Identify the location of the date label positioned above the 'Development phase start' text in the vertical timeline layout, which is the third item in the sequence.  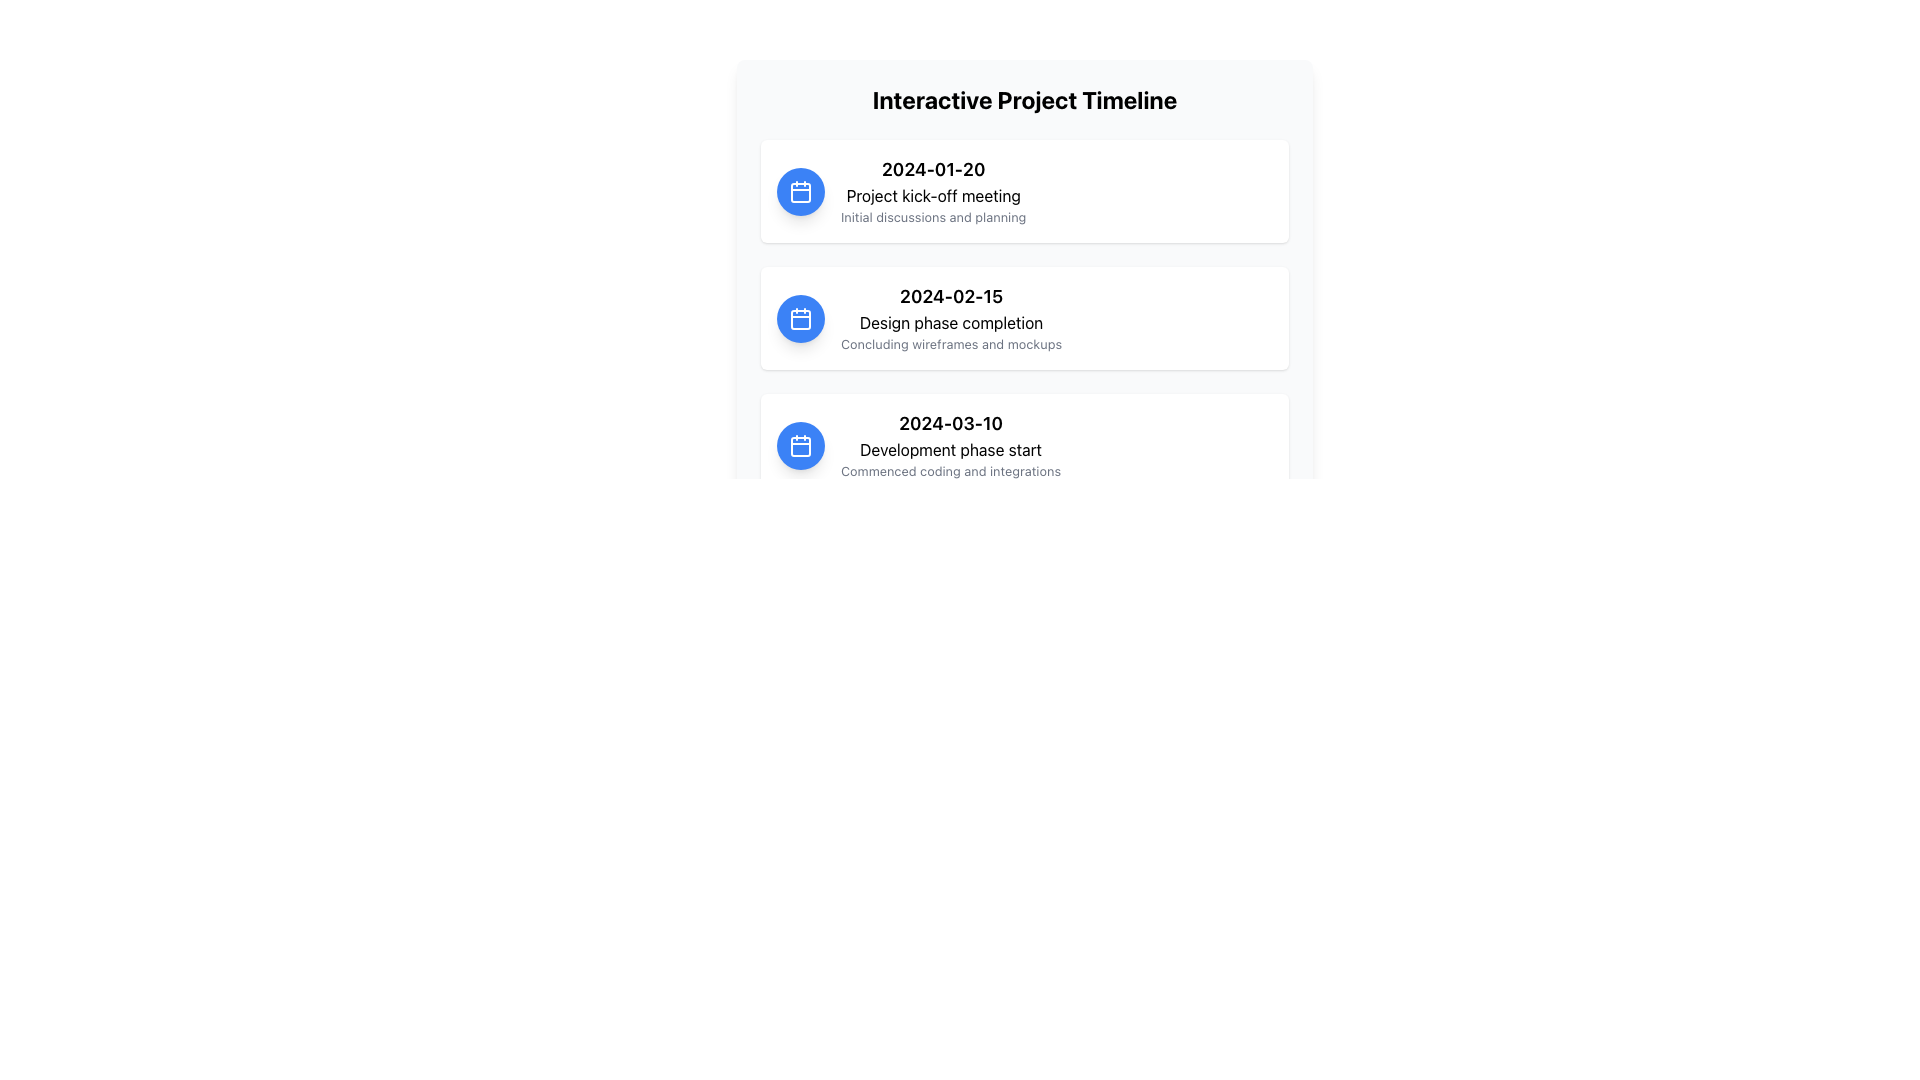
(949, 423).